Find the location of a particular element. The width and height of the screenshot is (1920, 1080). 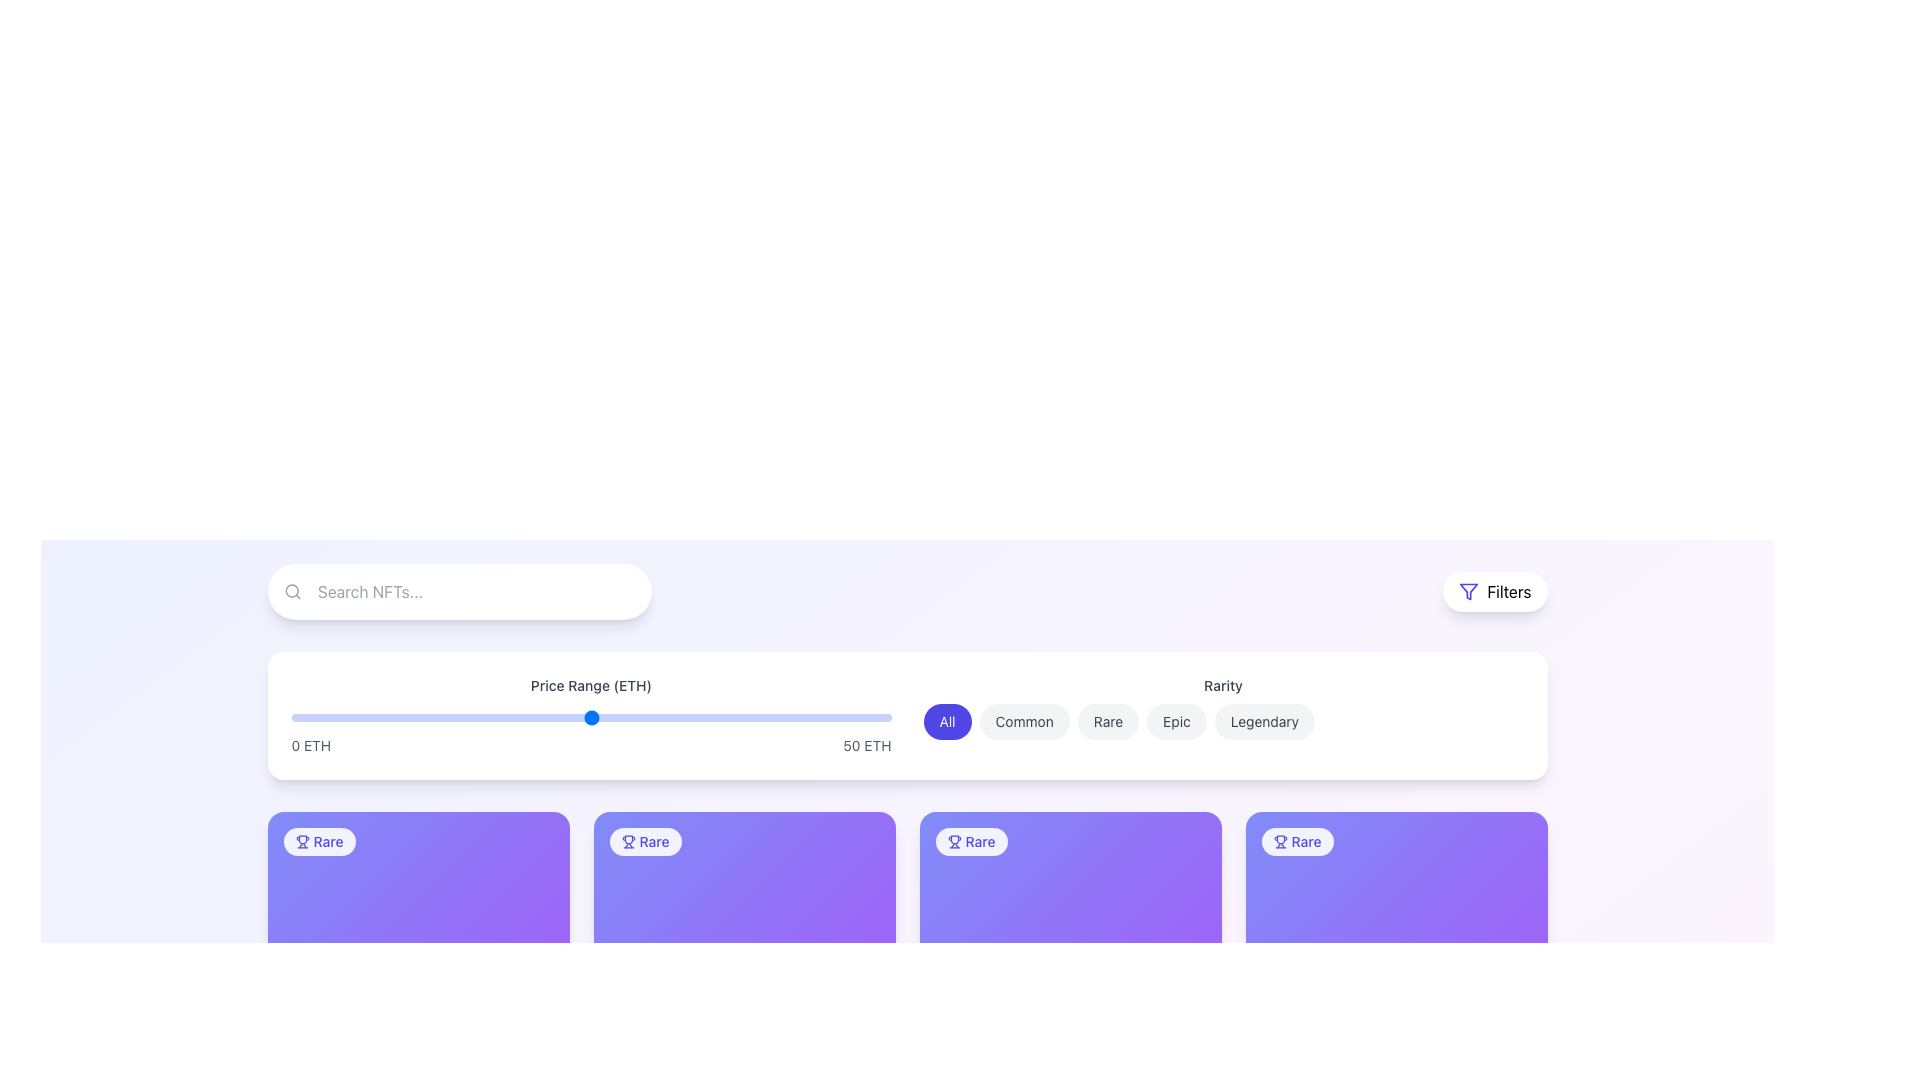

the badge containing the trophy icon is located at coordinates (1280, 841).